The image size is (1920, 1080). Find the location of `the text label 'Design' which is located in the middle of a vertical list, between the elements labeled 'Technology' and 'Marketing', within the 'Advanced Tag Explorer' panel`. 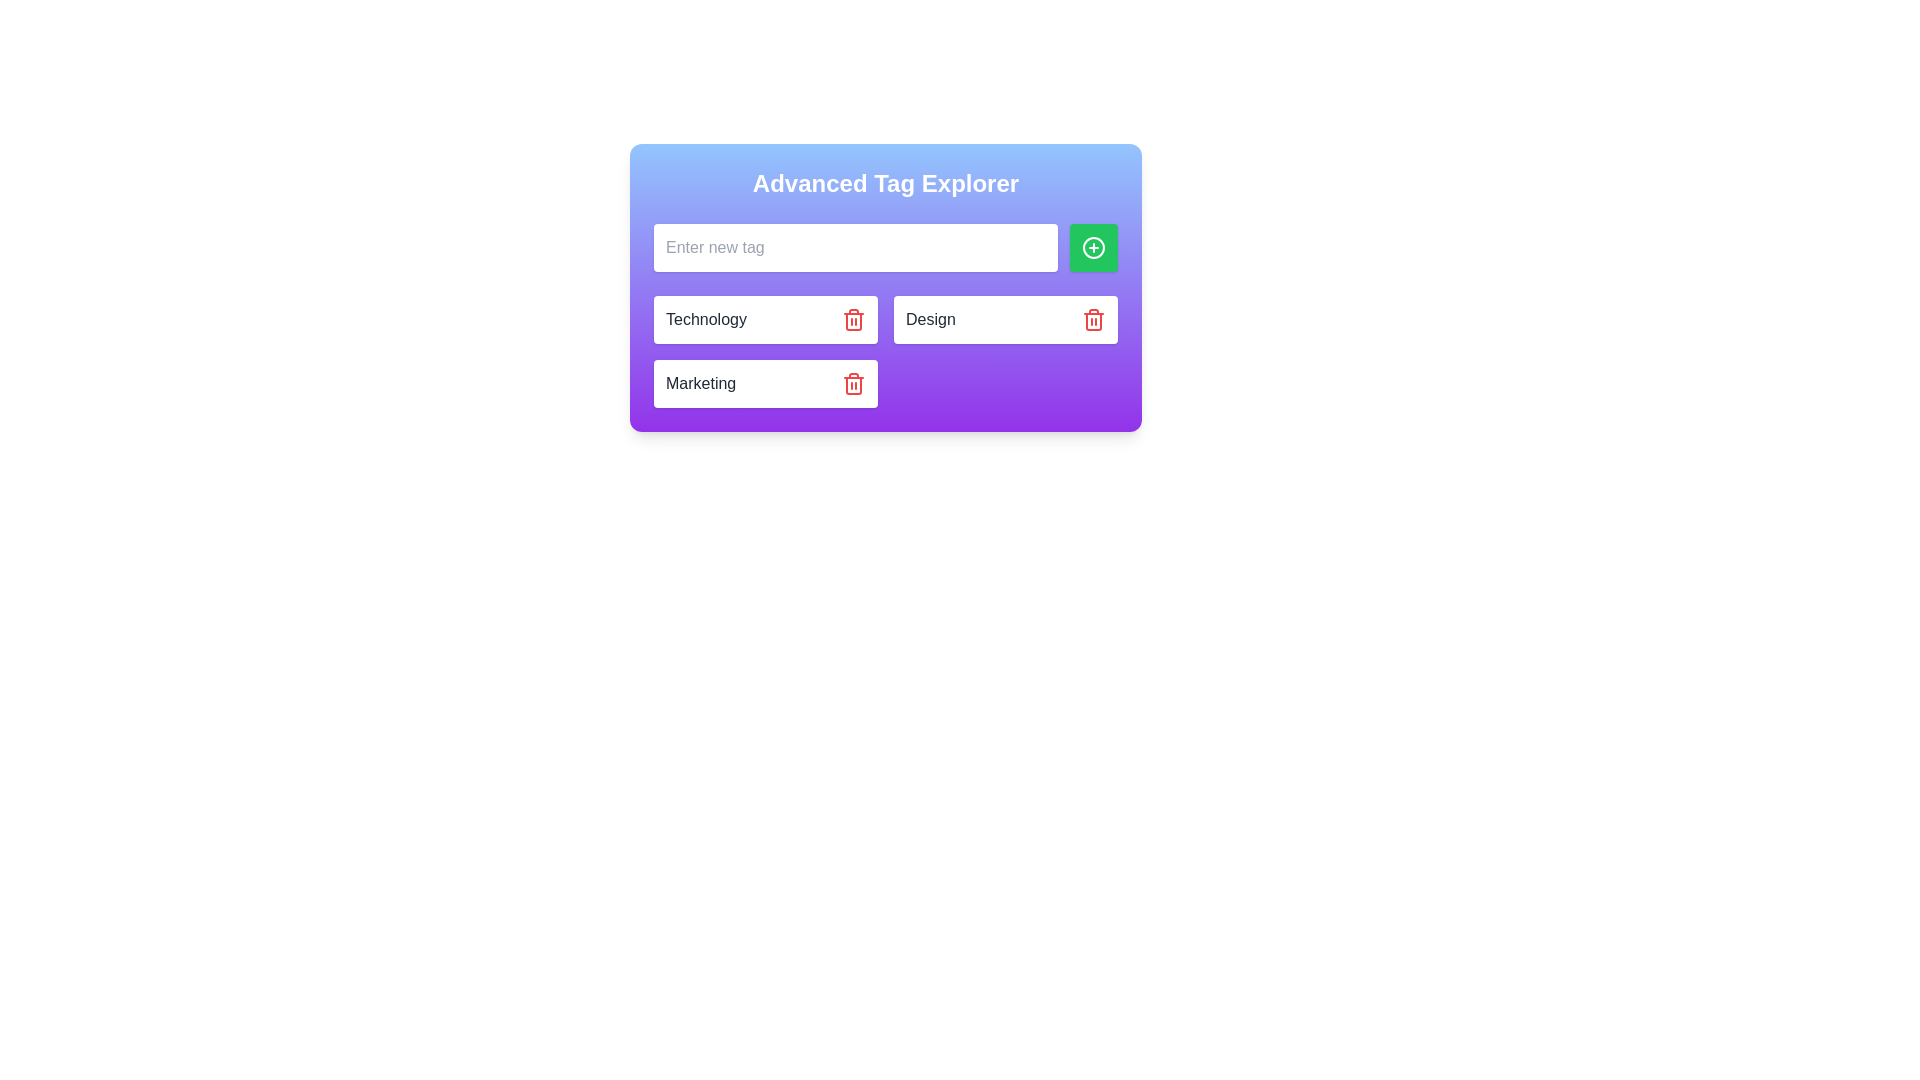

the text label 'Design' which is located in the middle of a vertical list, between the elements labeled 'Technology' and 'Marketing', within the 'Advanced Tag Explorer' panel is located at coordinates (929, 319).